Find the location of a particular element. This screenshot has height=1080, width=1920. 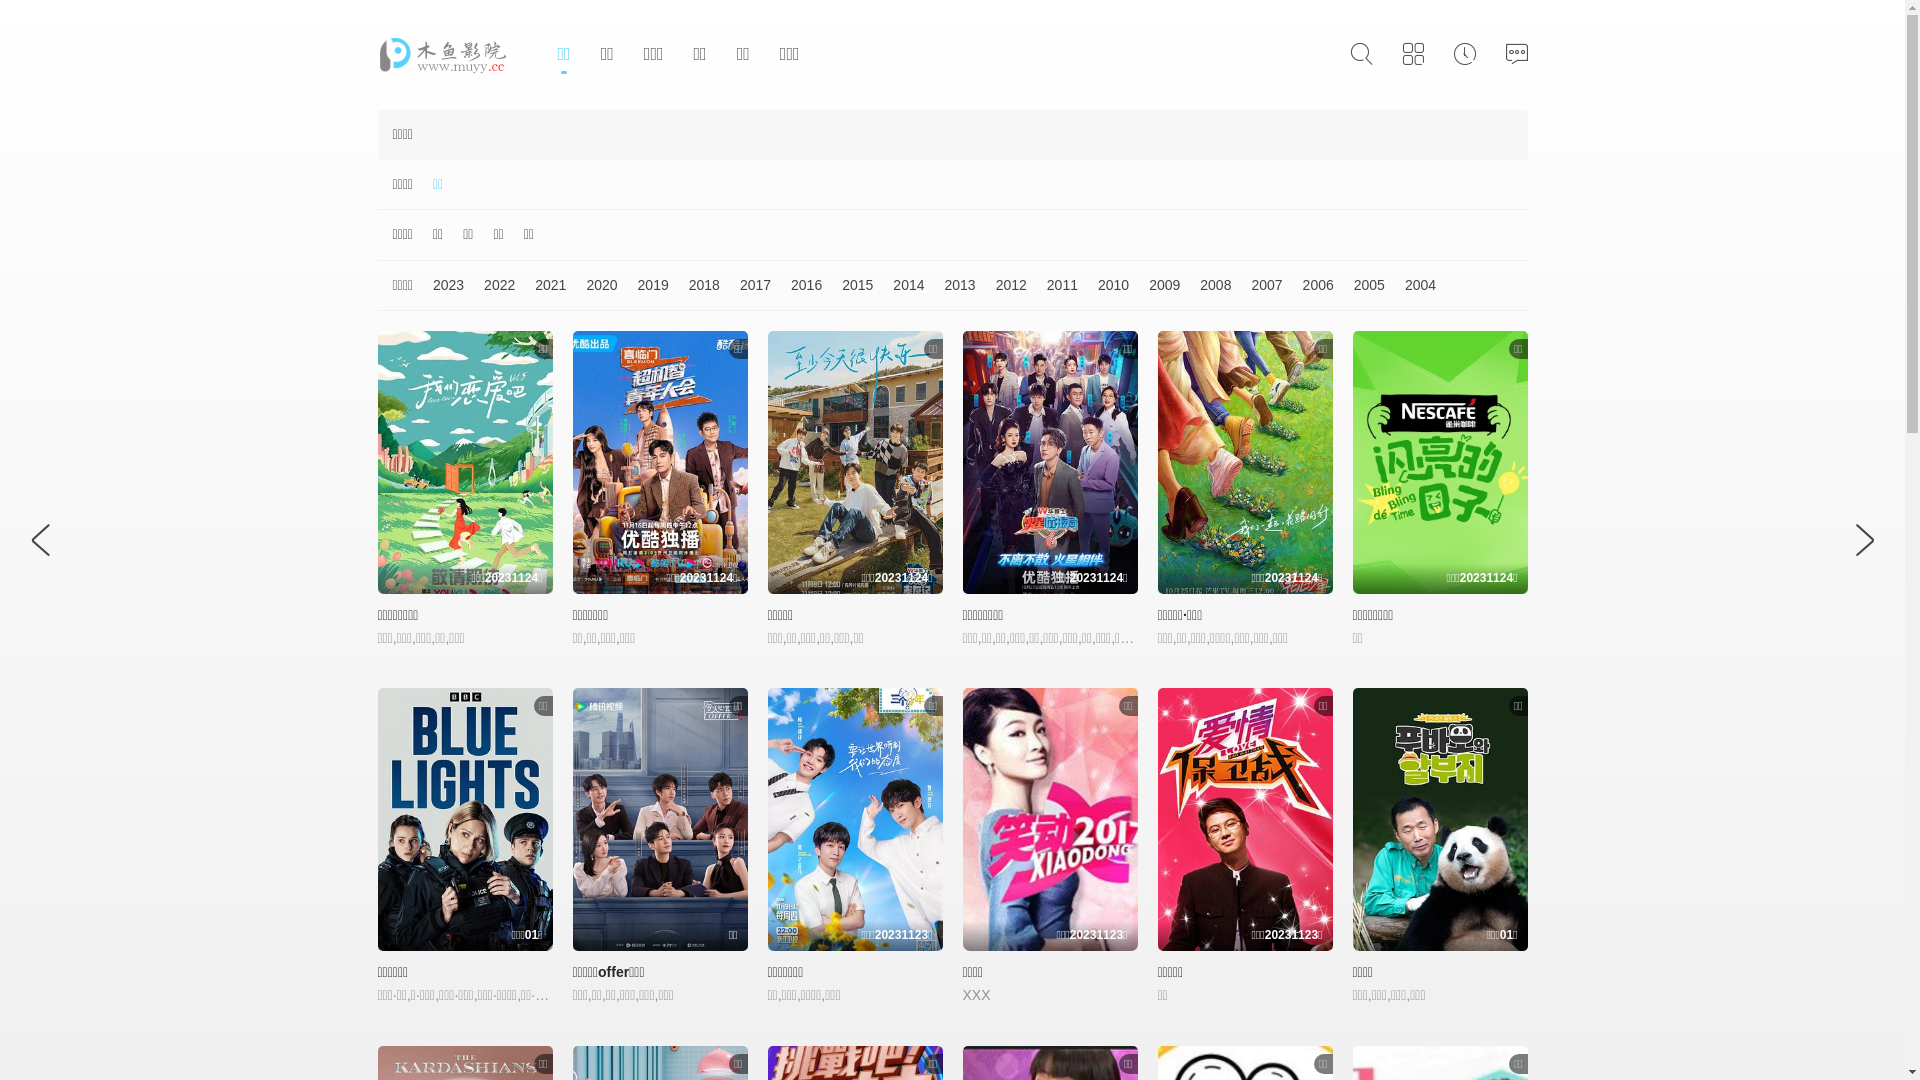

'2007' is located at coordinates (1255, 285).